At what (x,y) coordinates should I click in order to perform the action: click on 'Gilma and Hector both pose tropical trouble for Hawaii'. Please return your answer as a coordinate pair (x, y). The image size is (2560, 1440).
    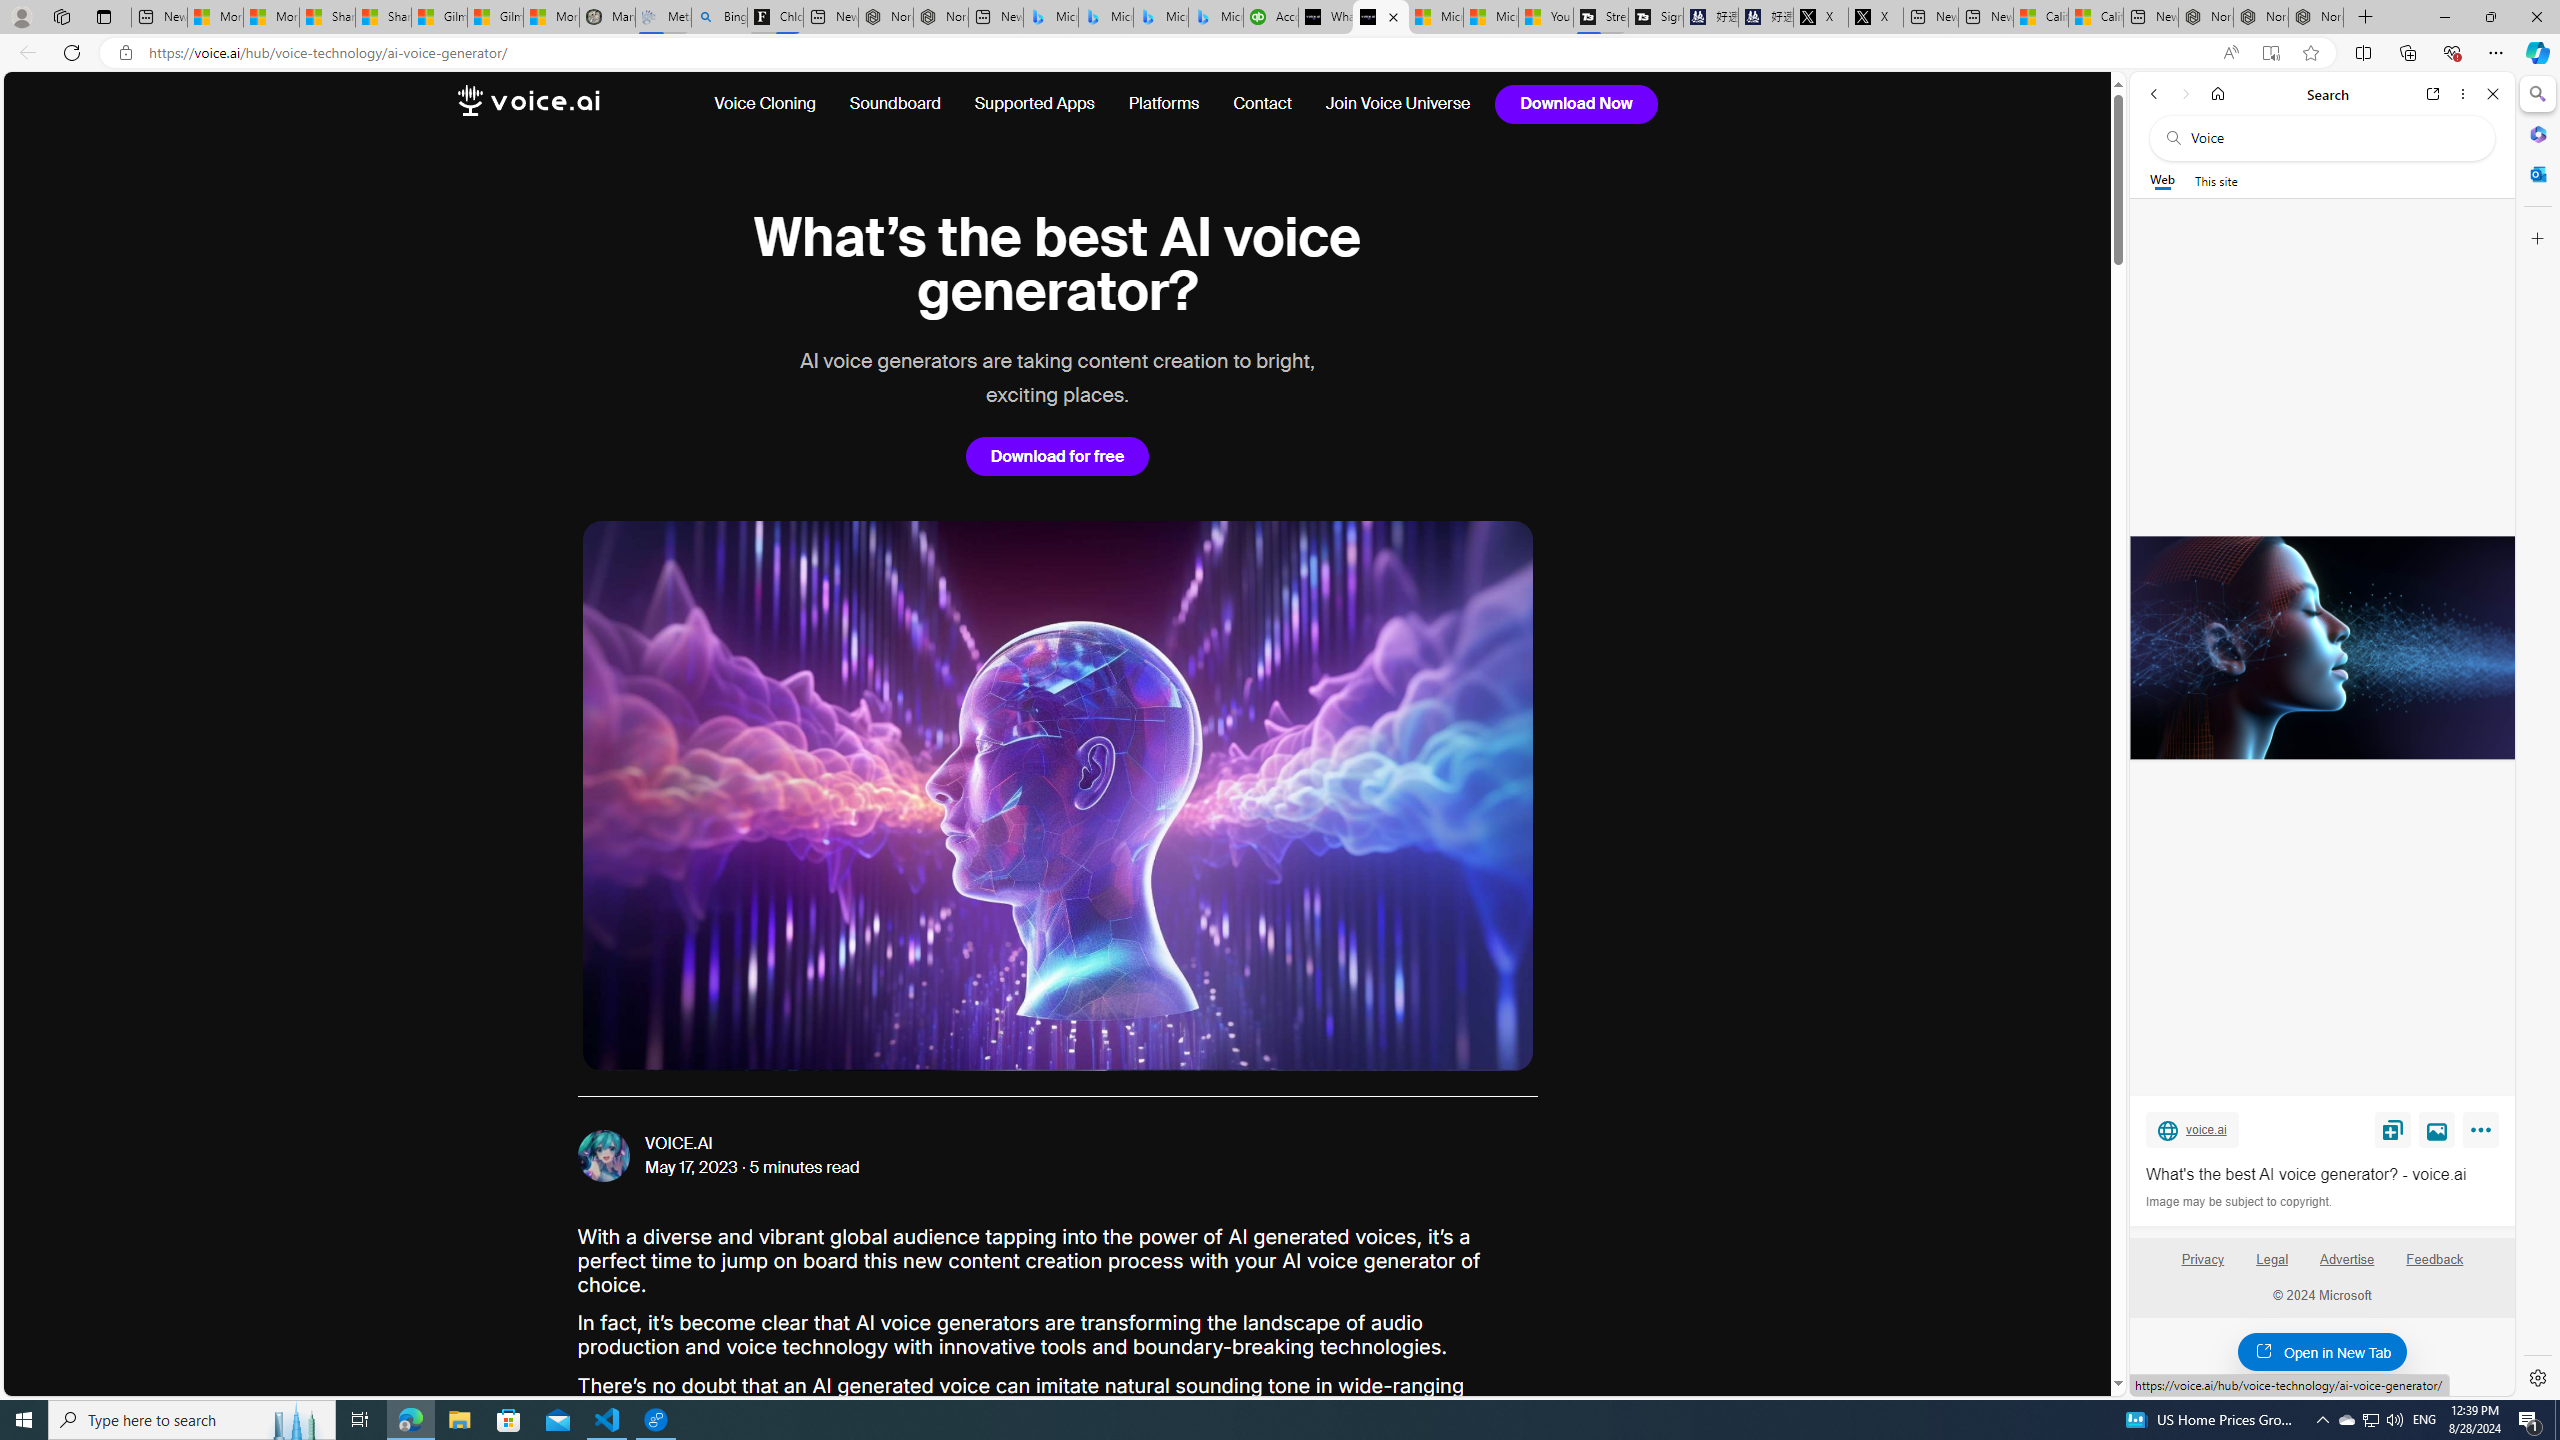
    Looking at the image, I should click on (494, 16).